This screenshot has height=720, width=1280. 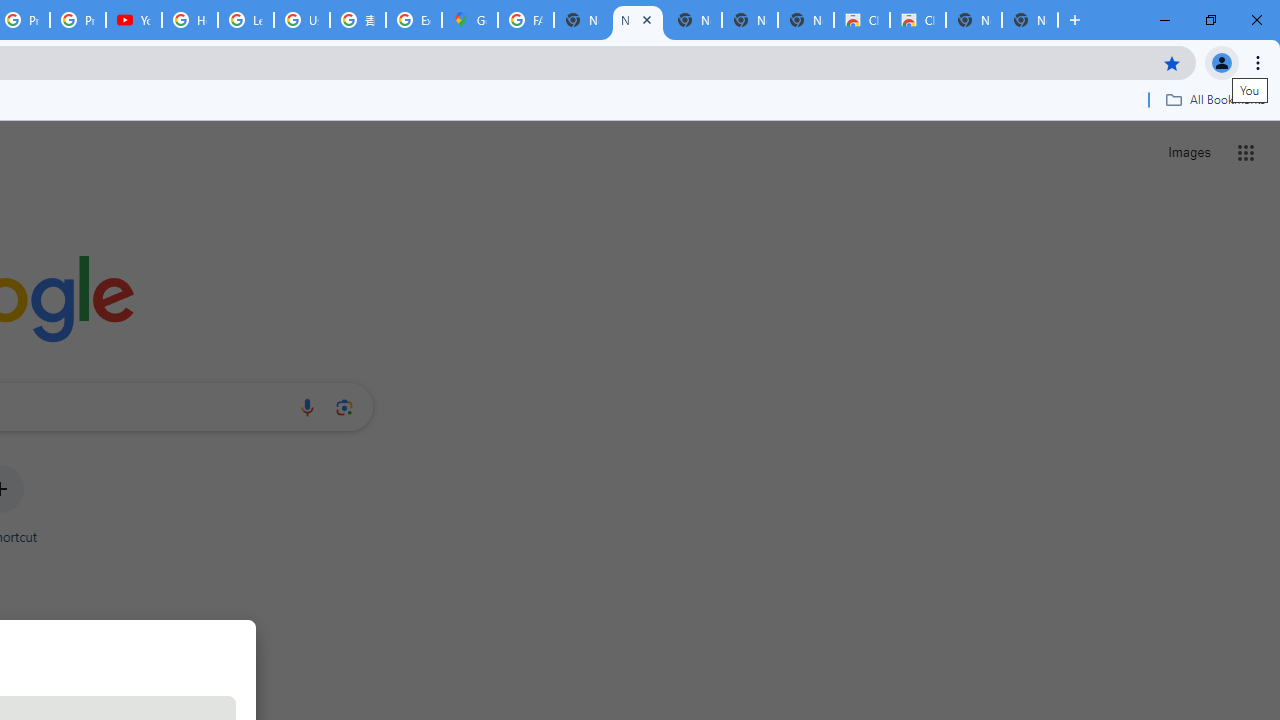 What do you see at coordinates (468, 20) in the screenshot?
I see `'Google Maps'` at bounding box center [468, 20].